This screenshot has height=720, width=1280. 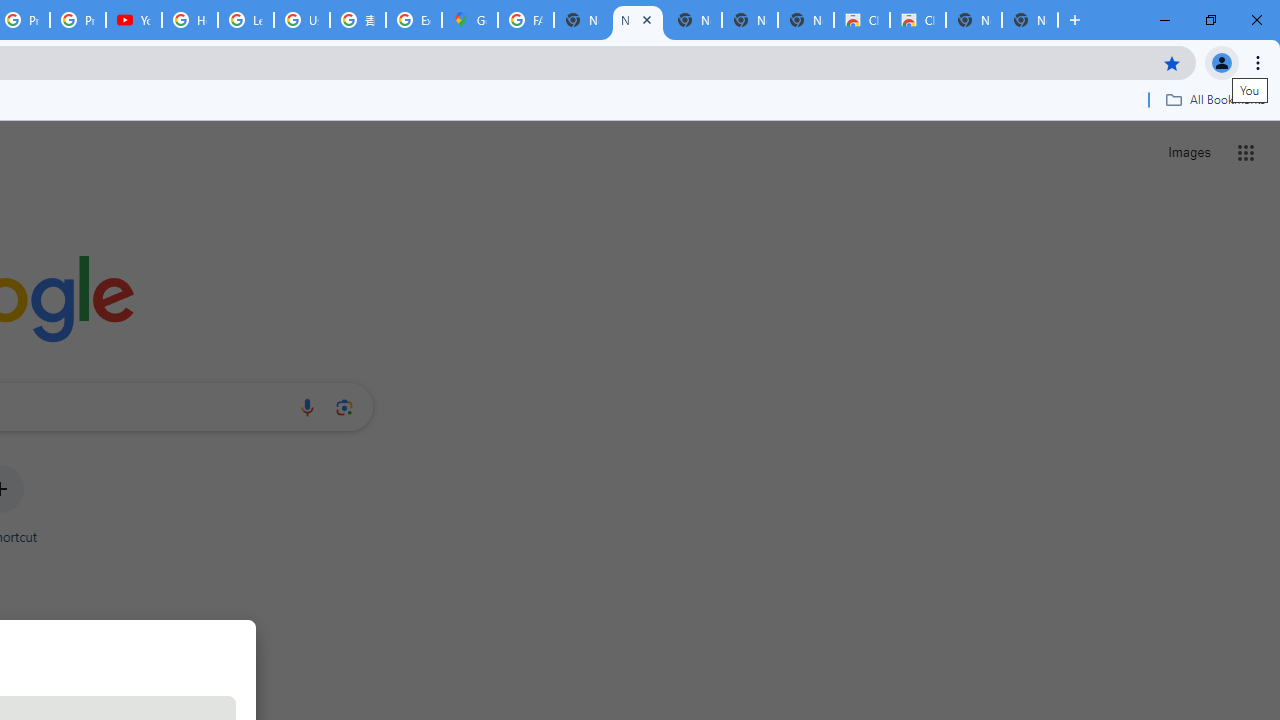 What do you see at coordinates (468, 20) in the screenshot?
I see `'Google Maps'` at bounding box center [468, 20].